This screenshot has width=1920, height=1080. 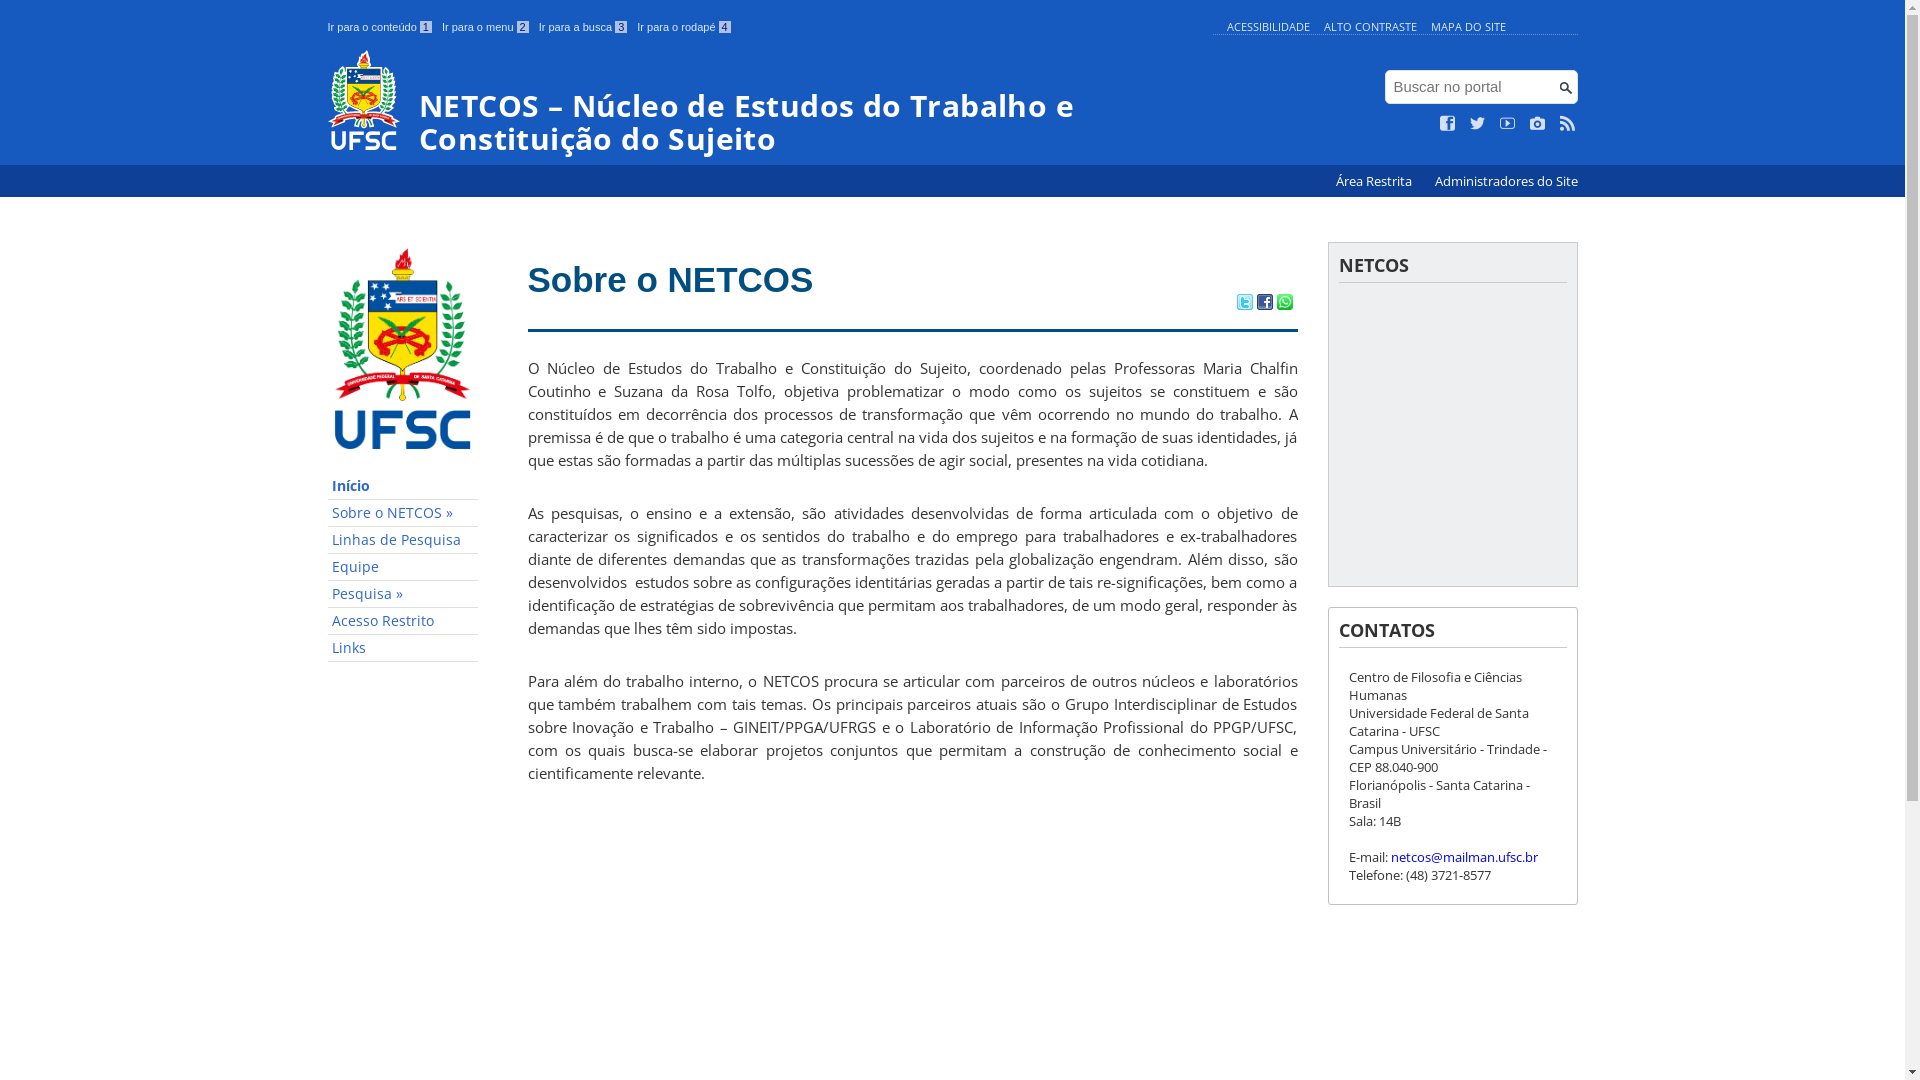 I want to click on 'Compartilhar no Twitter', so click(x=1242, y=304).